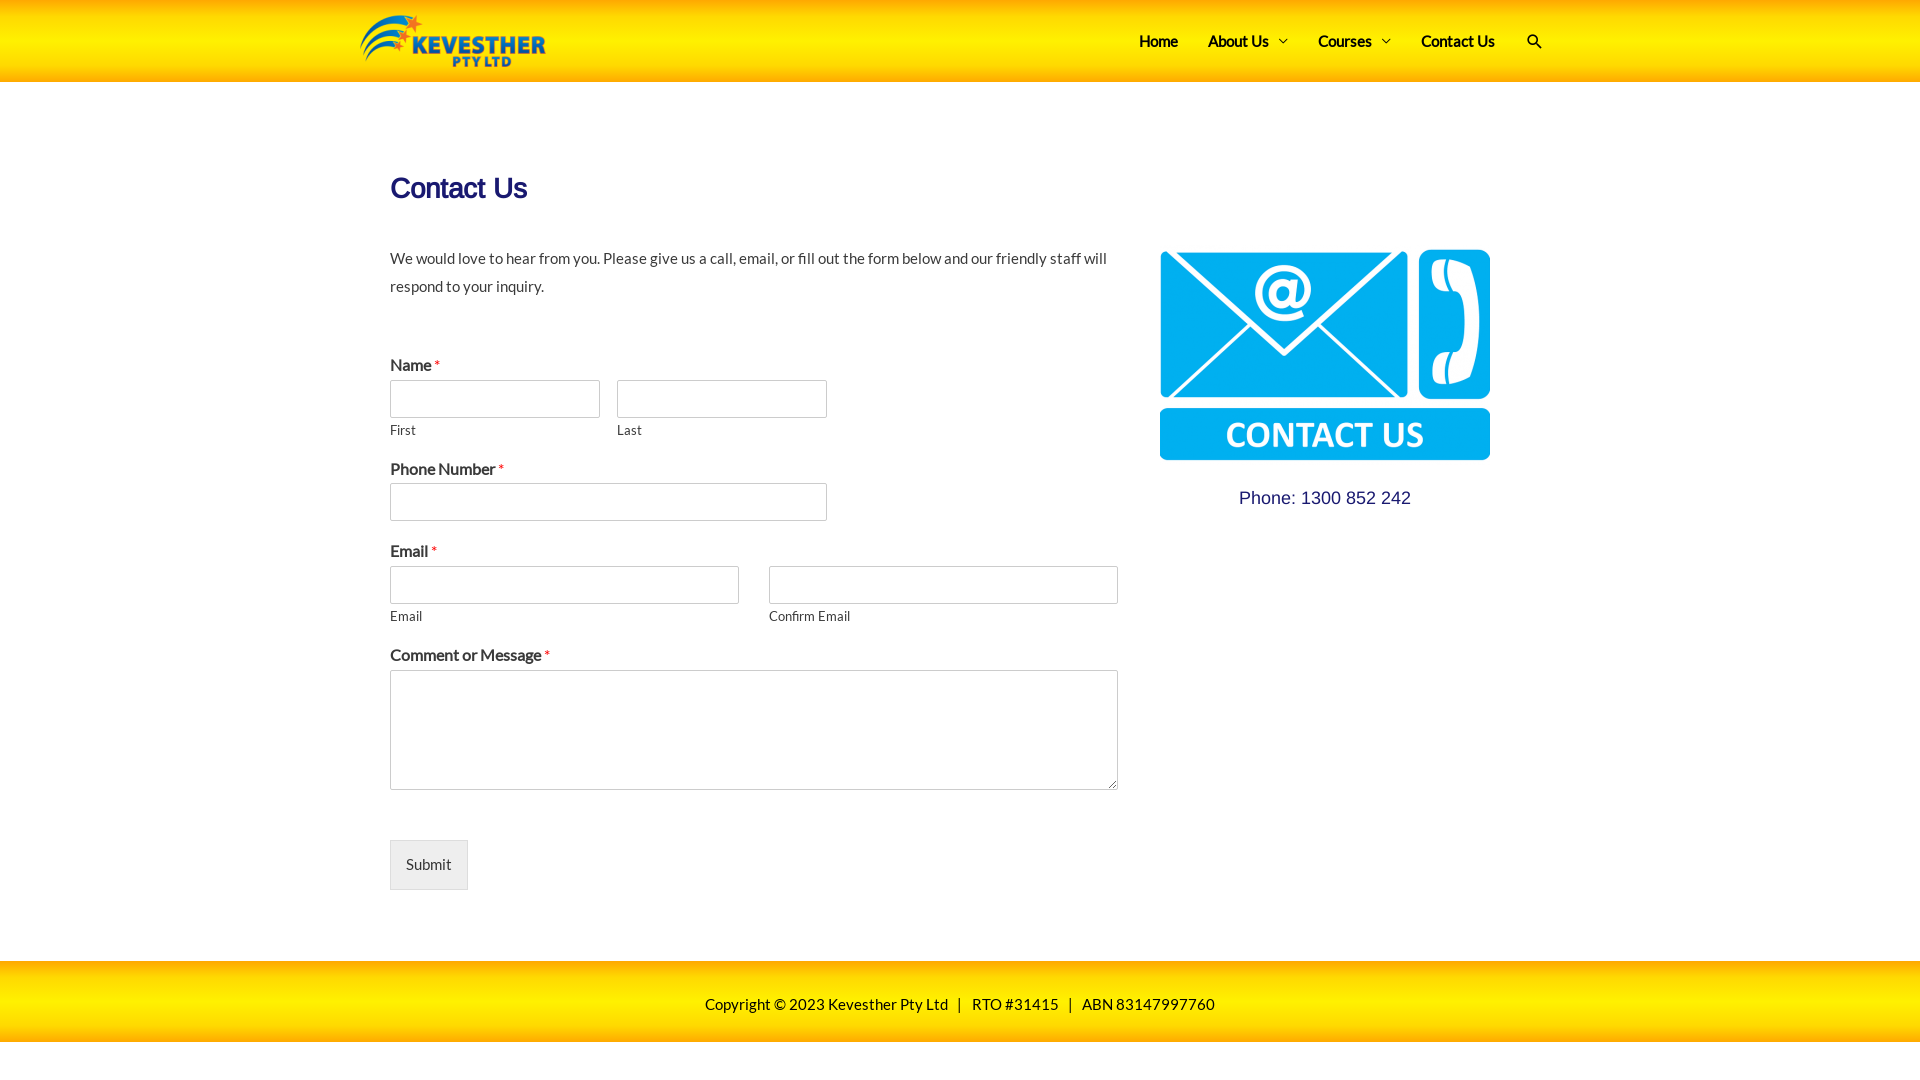 The height and width of the screenshot is (1080, 1920). Describe the element at coordinates (1247, 41) in the screenshot. I see `'About Us'` at that location.